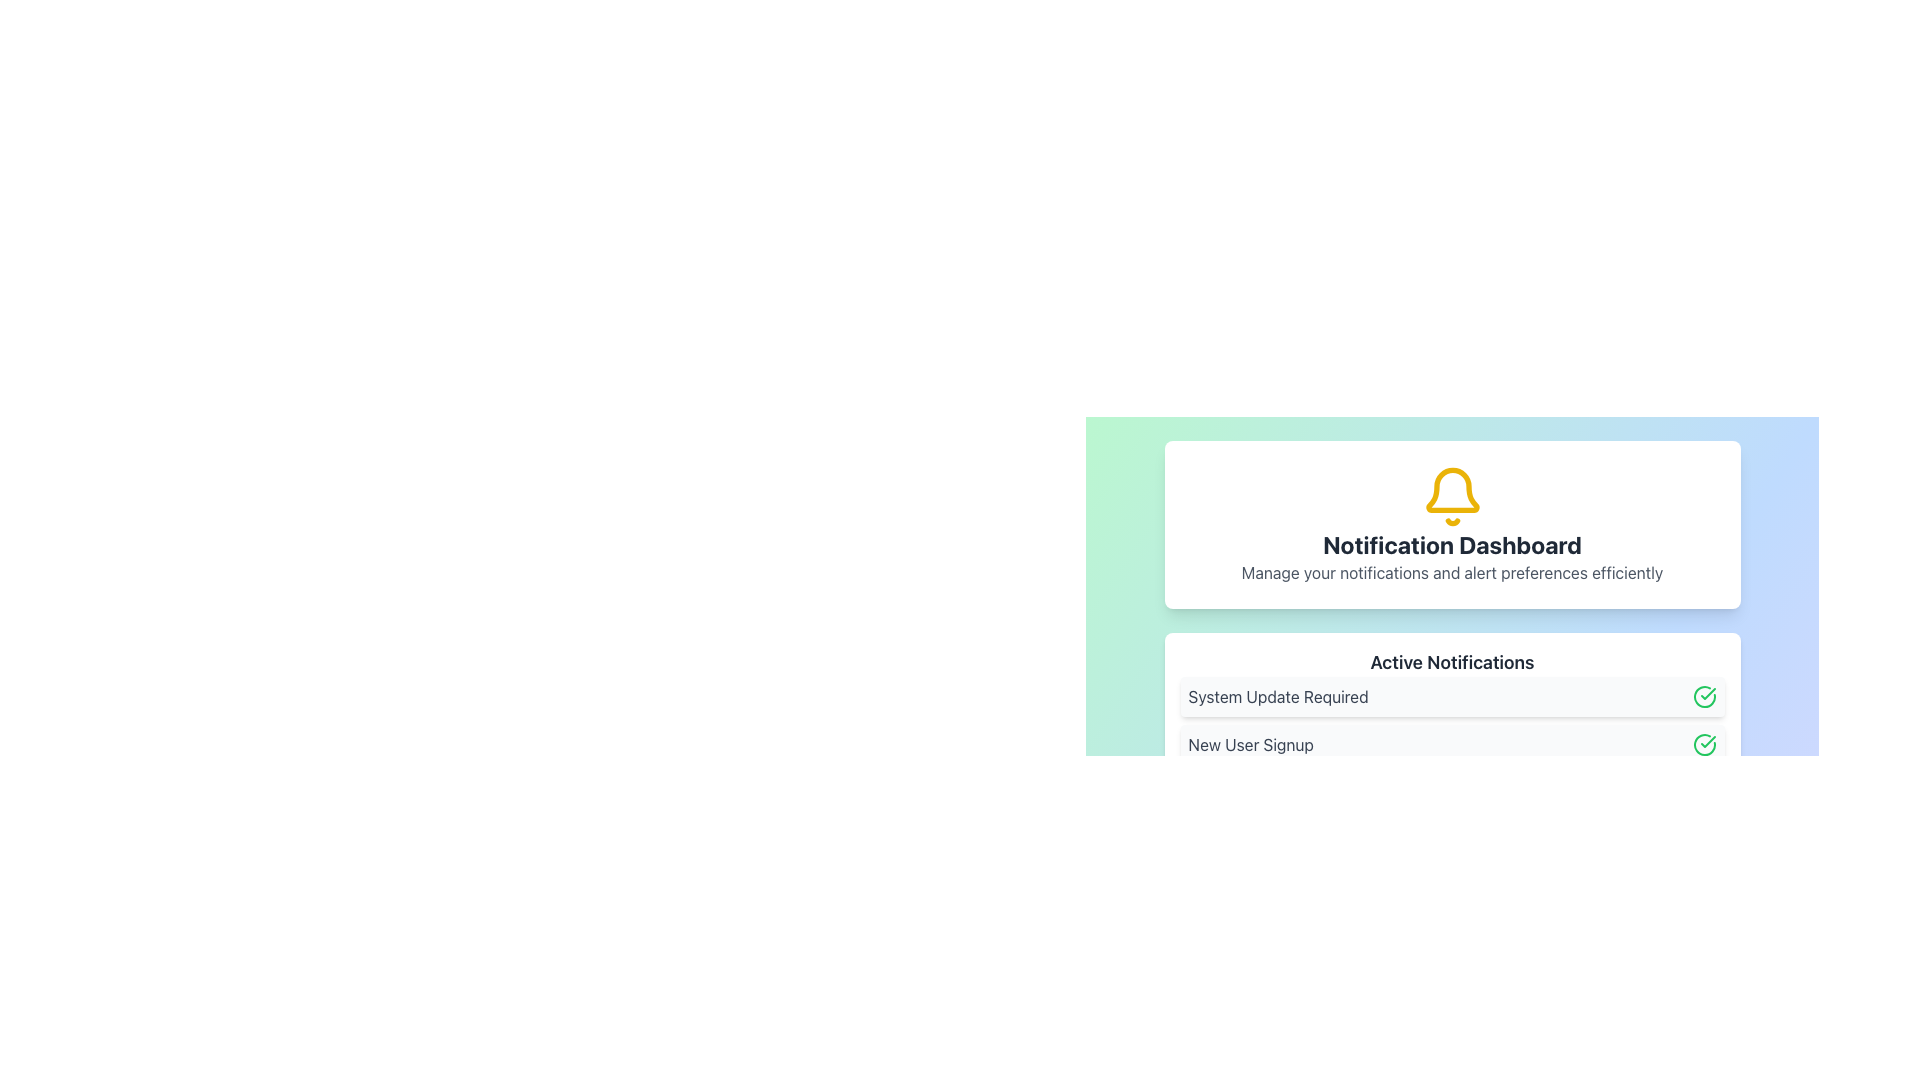  I want to click on the status indication of the success icon located at the far right of the 'New User Signup' notification entry, which is aligned horizontally with the text label and vertically centered within the entry, so click(1703, 744).